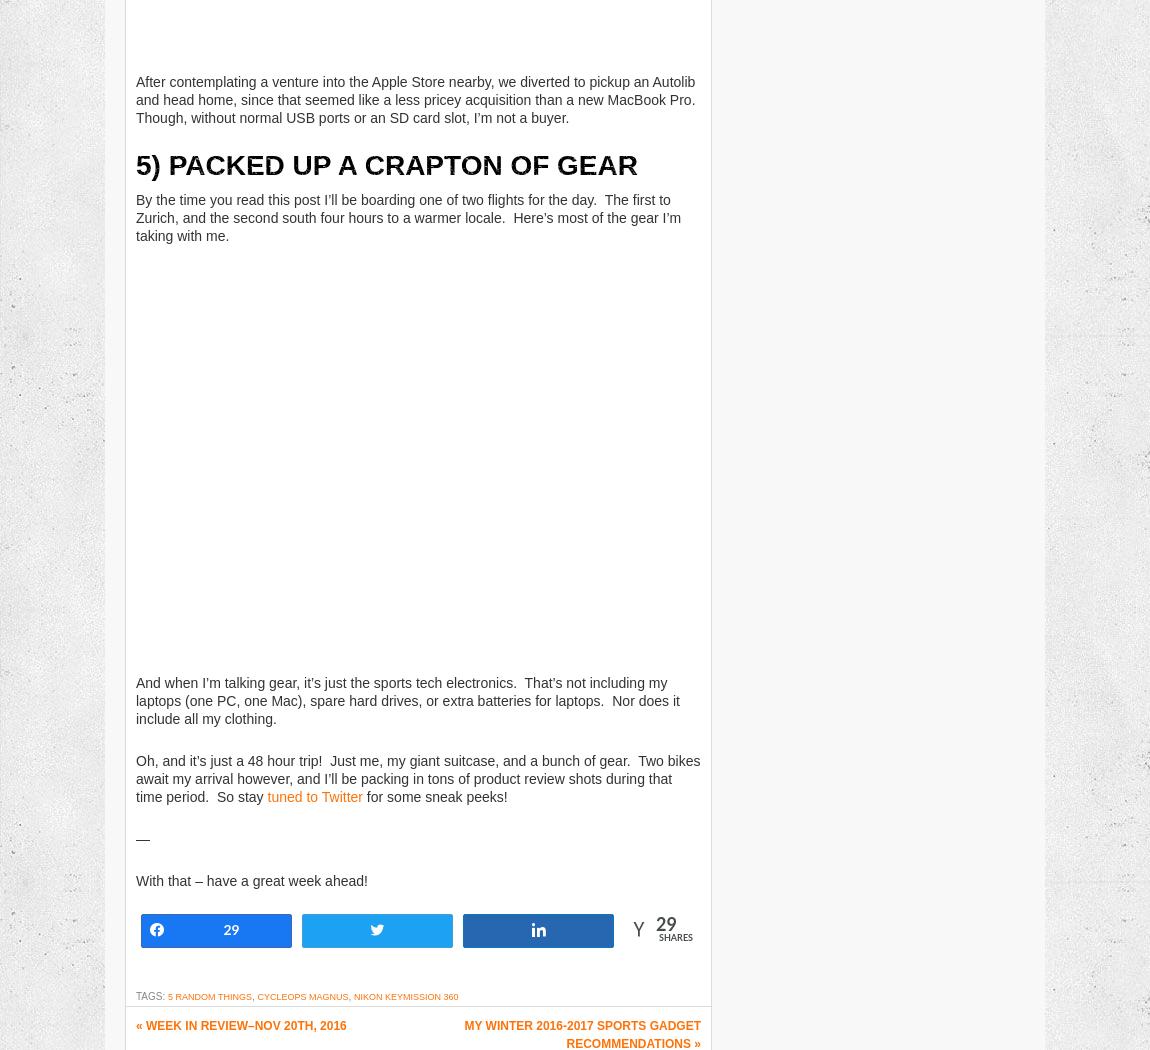 The height and width of the screenshot is (1050, 1150). I want to click on 'tuned to Twitter', so click(314, 795).